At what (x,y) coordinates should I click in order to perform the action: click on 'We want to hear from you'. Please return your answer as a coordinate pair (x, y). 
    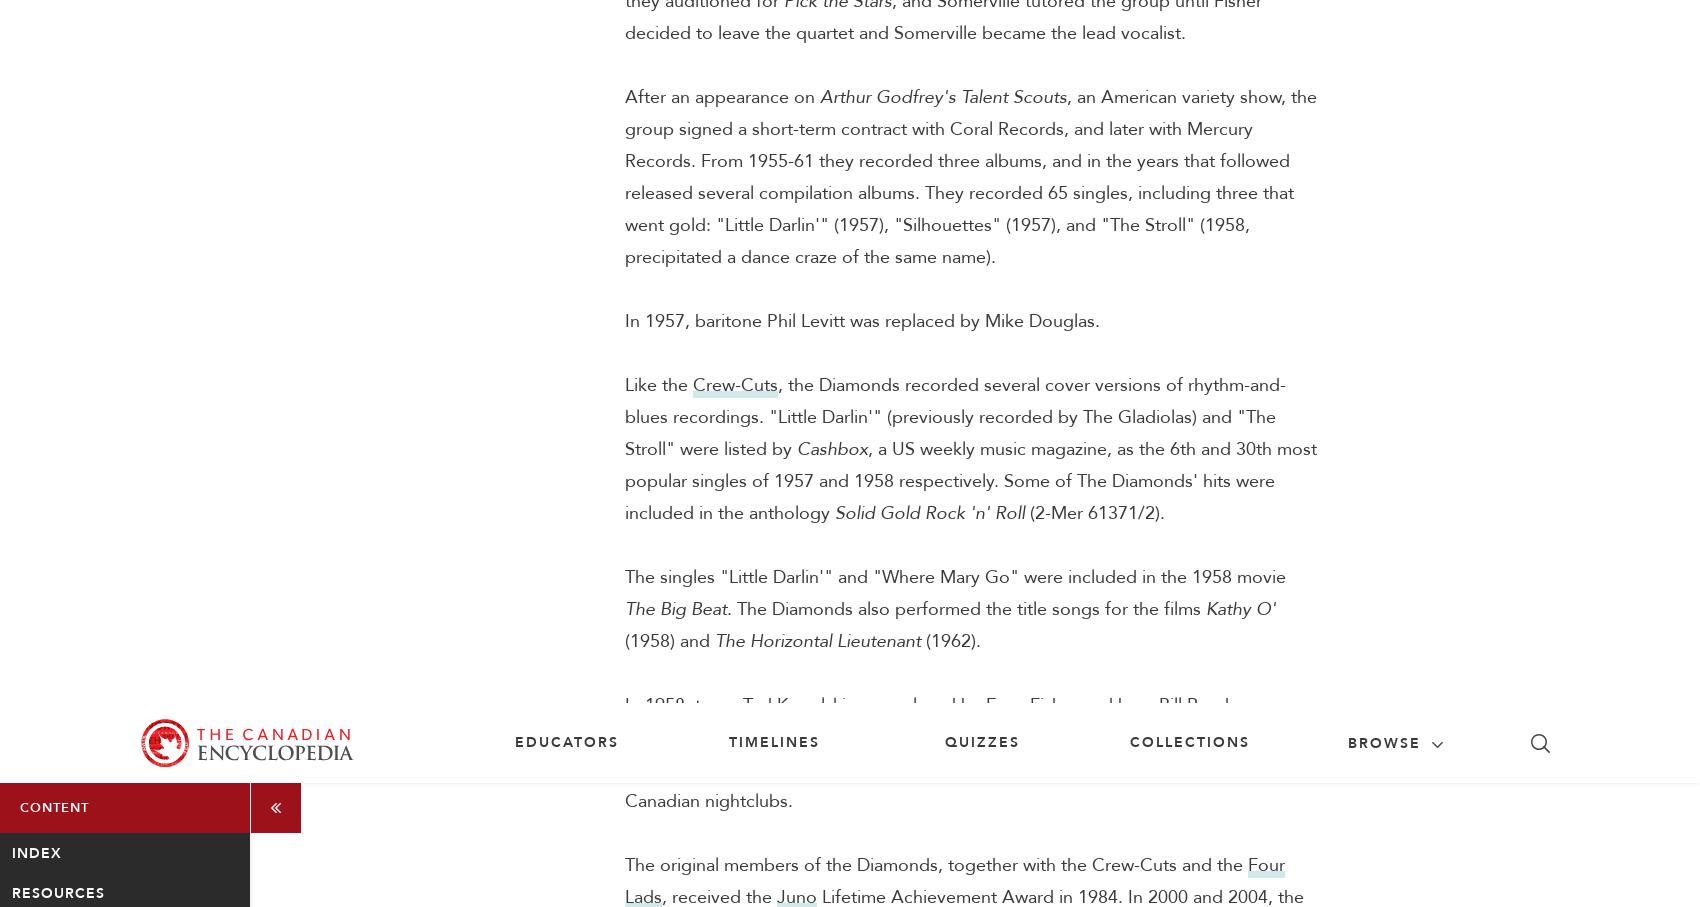
    Looking at the image, I should click on (489, 677).